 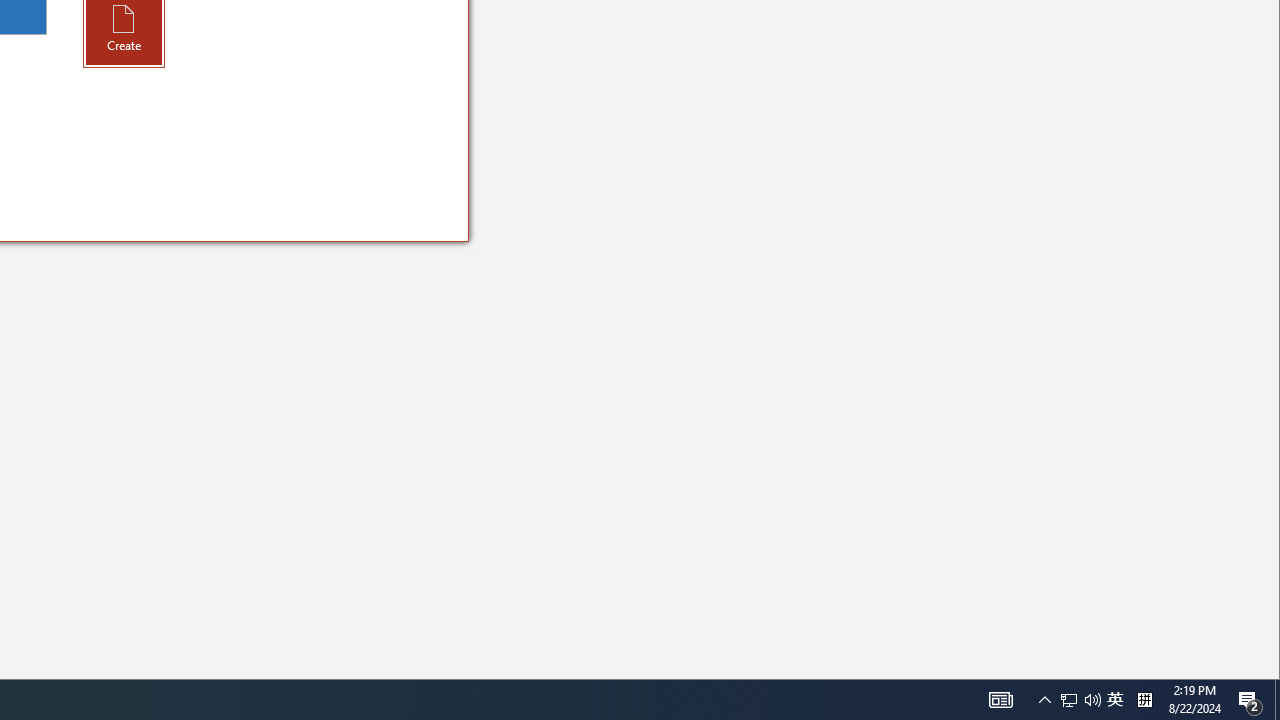 What do you see at coordinates (1092, 698) in the screenshot?
I see `'Tray Input Indicator - Chinese (Simplified, China)'` at bounding box center [1092, 698].